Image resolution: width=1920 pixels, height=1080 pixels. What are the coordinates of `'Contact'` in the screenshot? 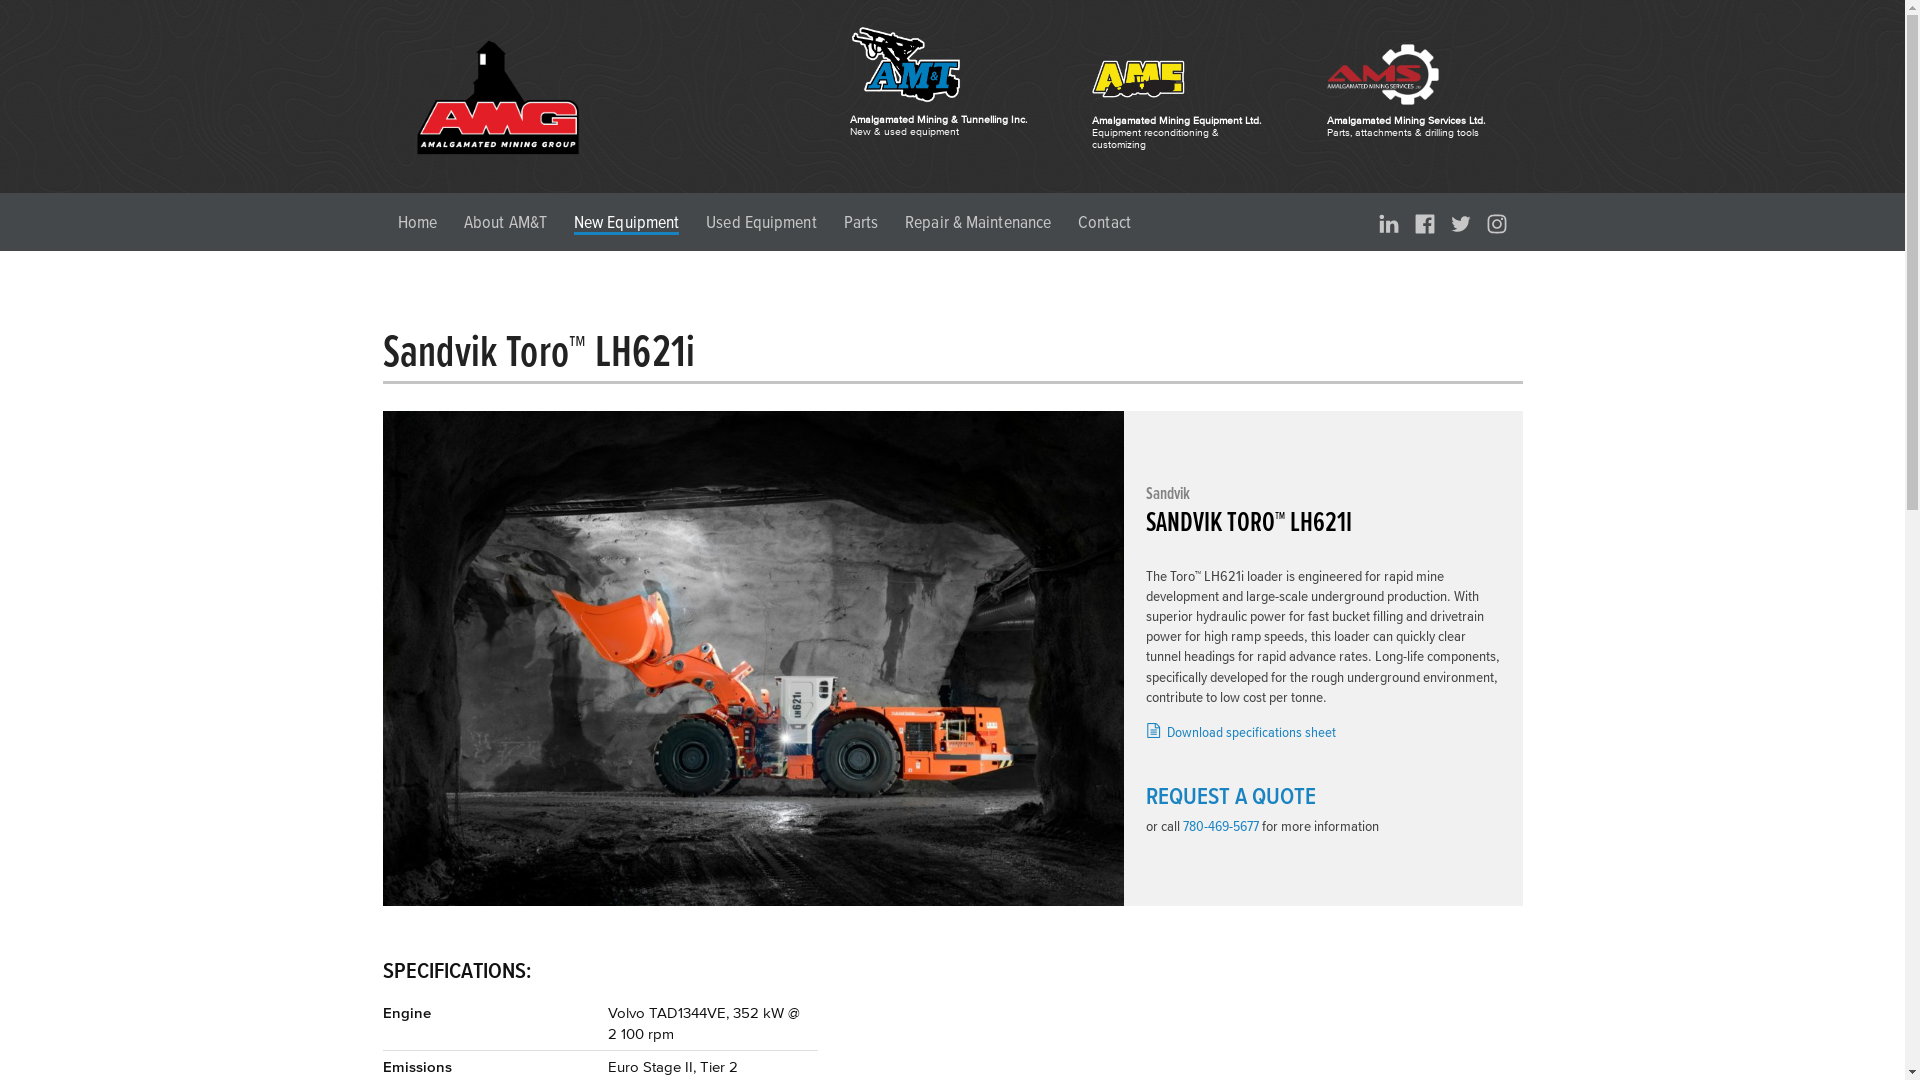 It's located at (1103, 222).